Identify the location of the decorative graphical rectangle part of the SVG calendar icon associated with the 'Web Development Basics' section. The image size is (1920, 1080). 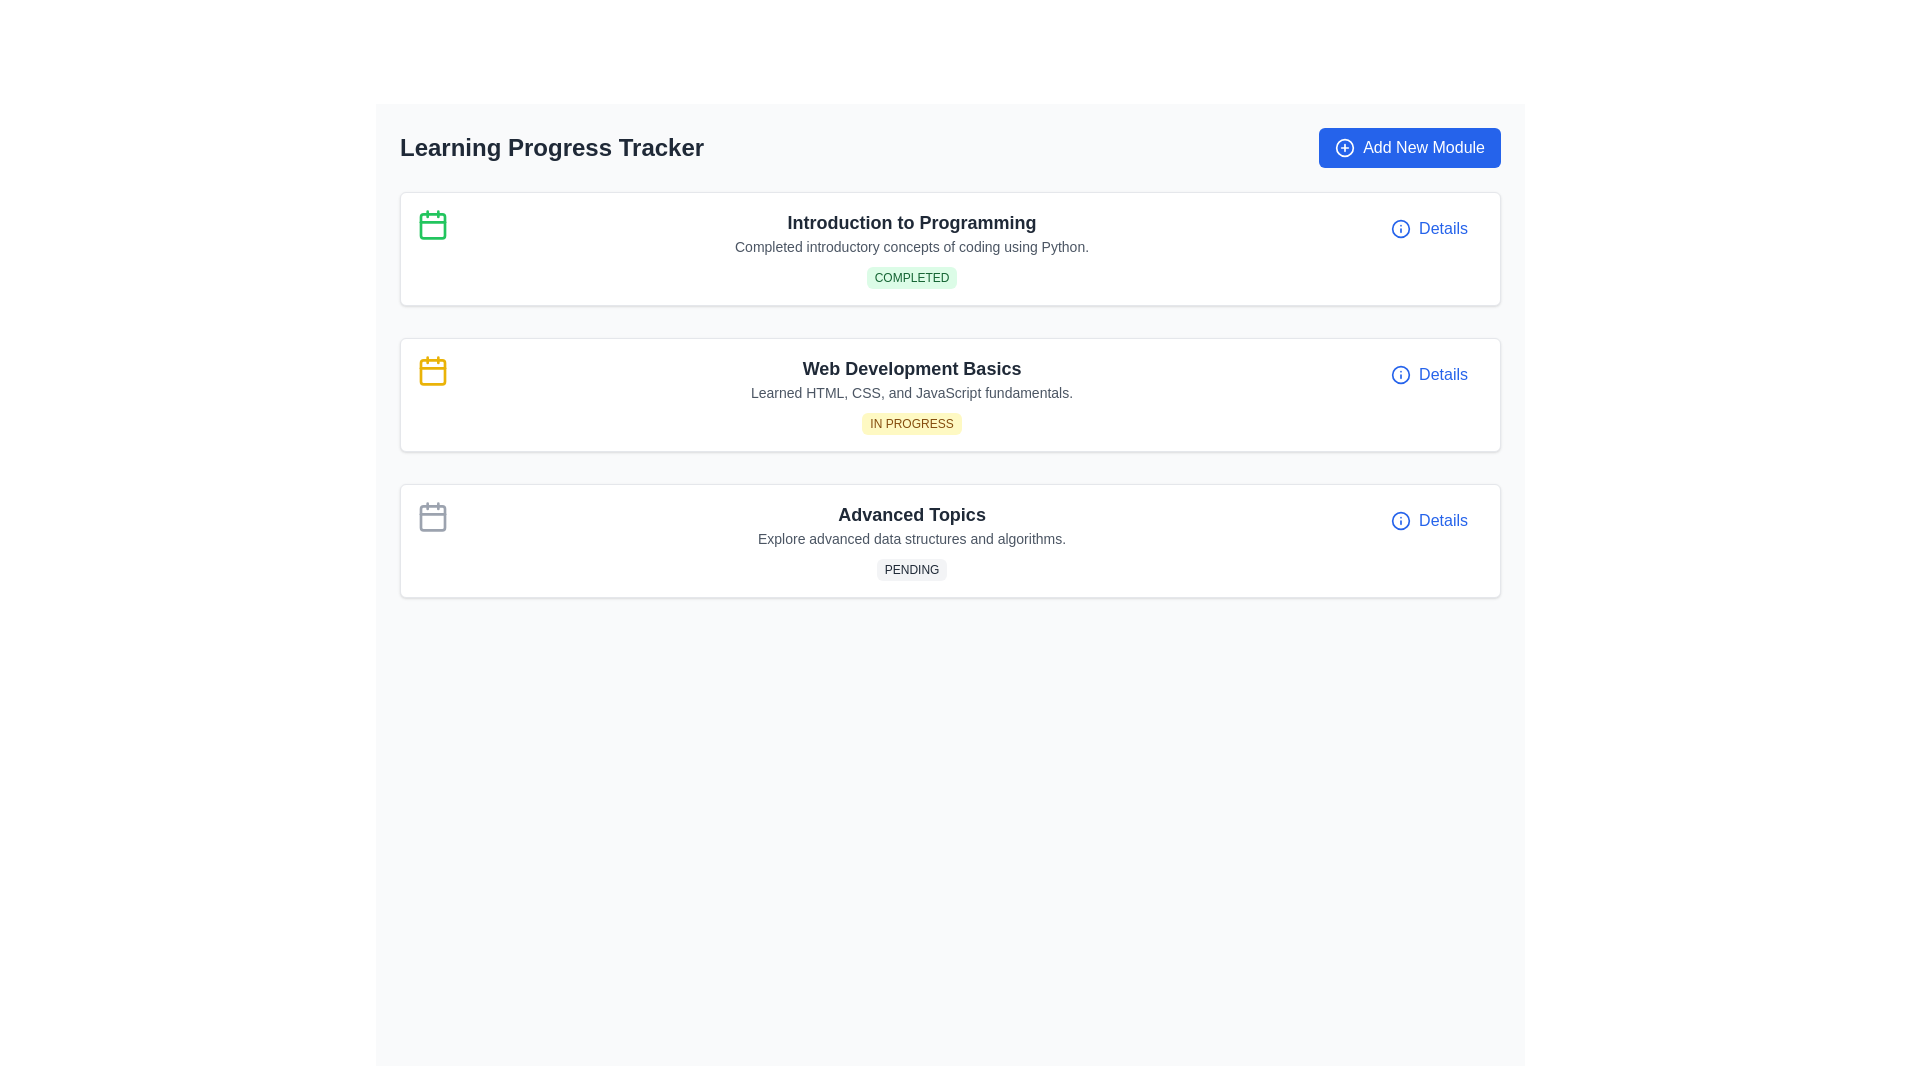
(431, 371).